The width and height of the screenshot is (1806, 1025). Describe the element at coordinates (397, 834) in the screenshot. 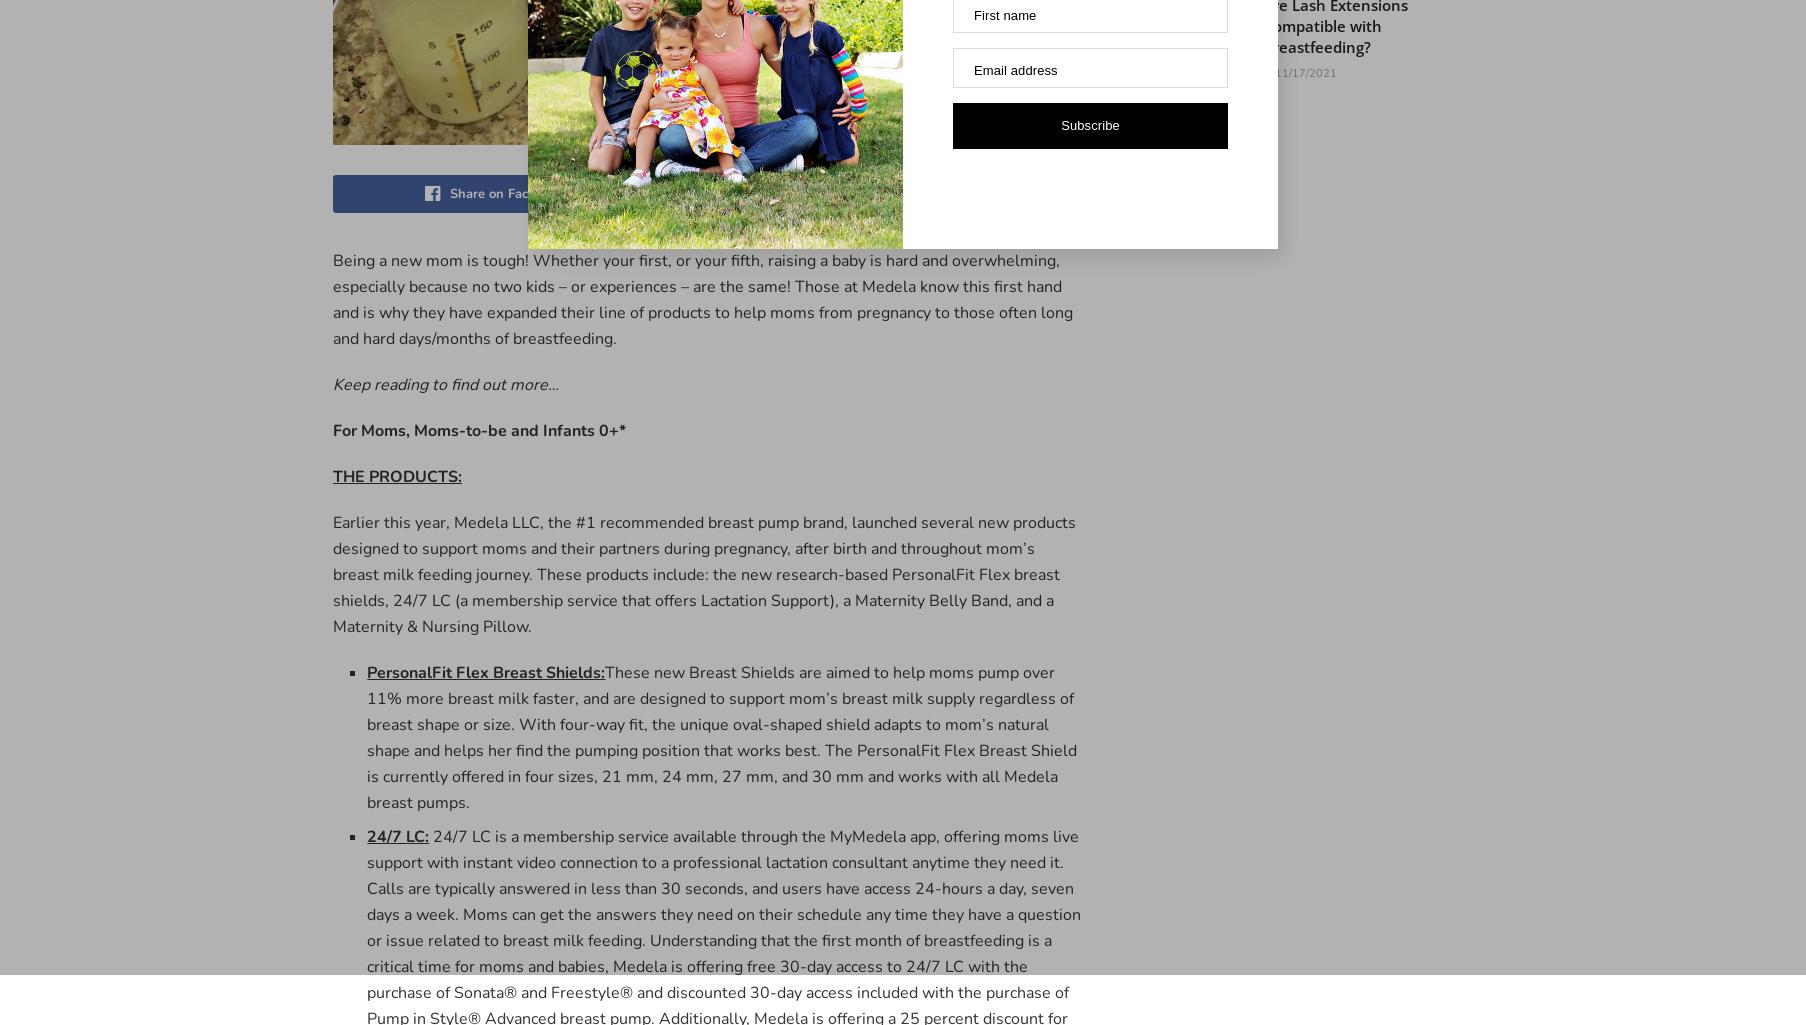

I see `'24/7 LC:'` at that location.